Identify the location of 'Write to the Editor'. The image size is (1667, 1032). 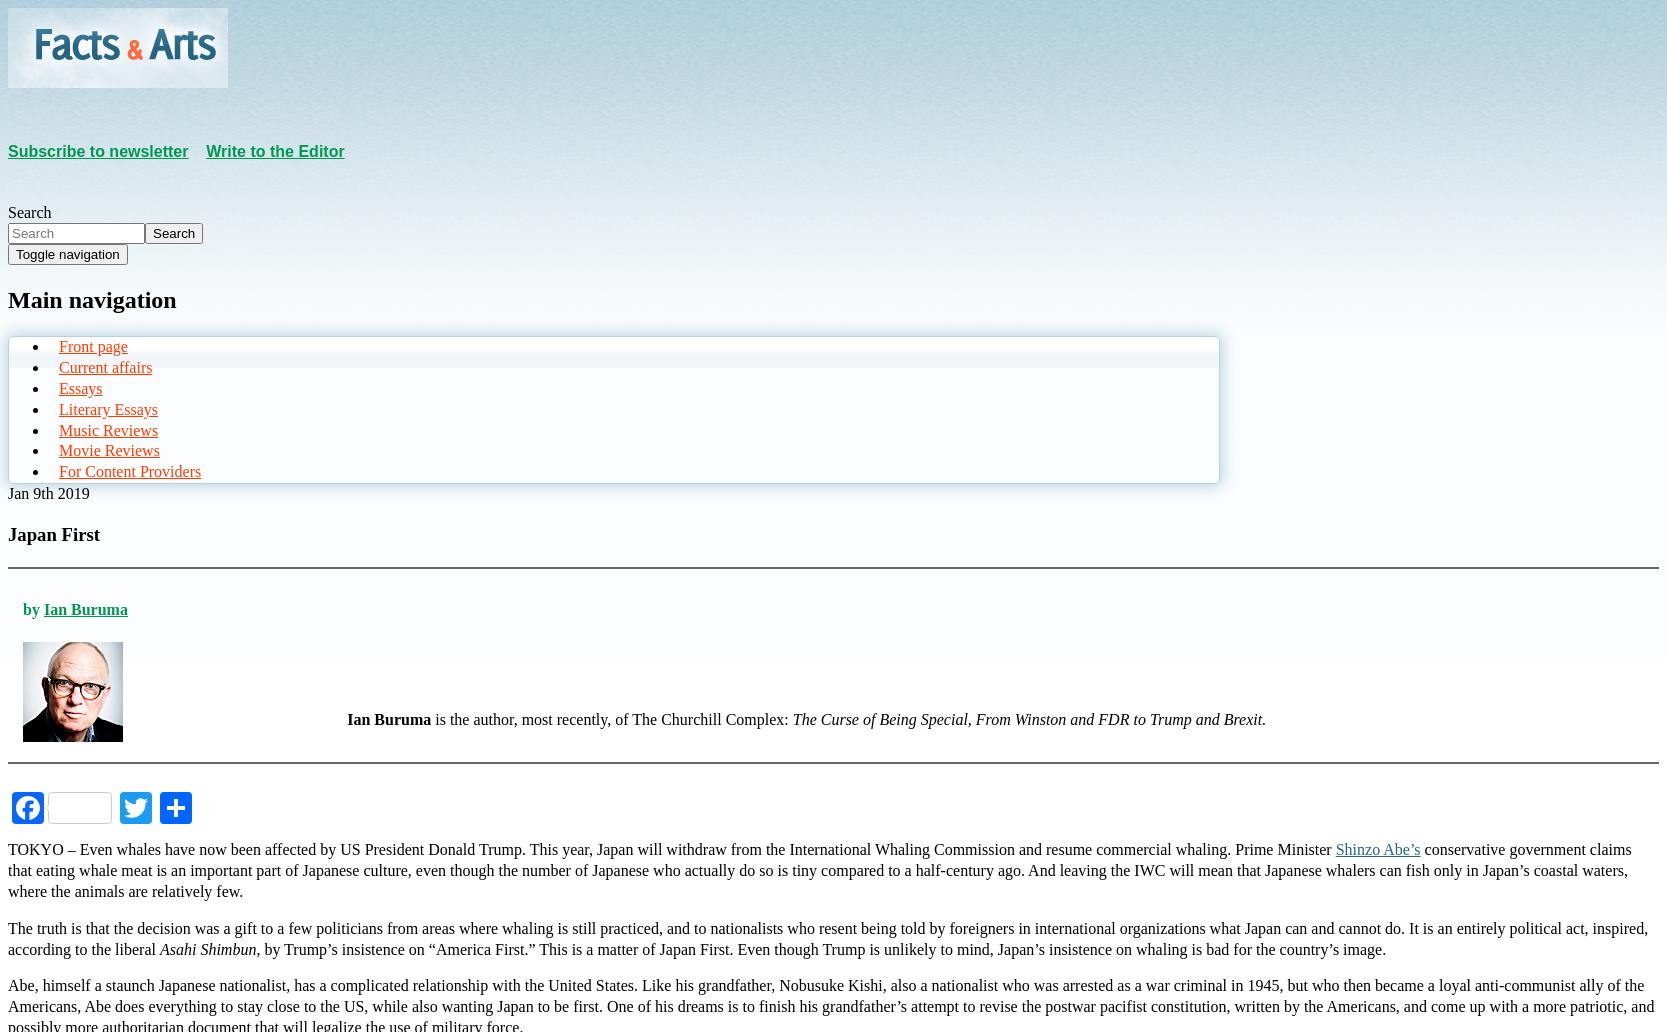
(275, 149).